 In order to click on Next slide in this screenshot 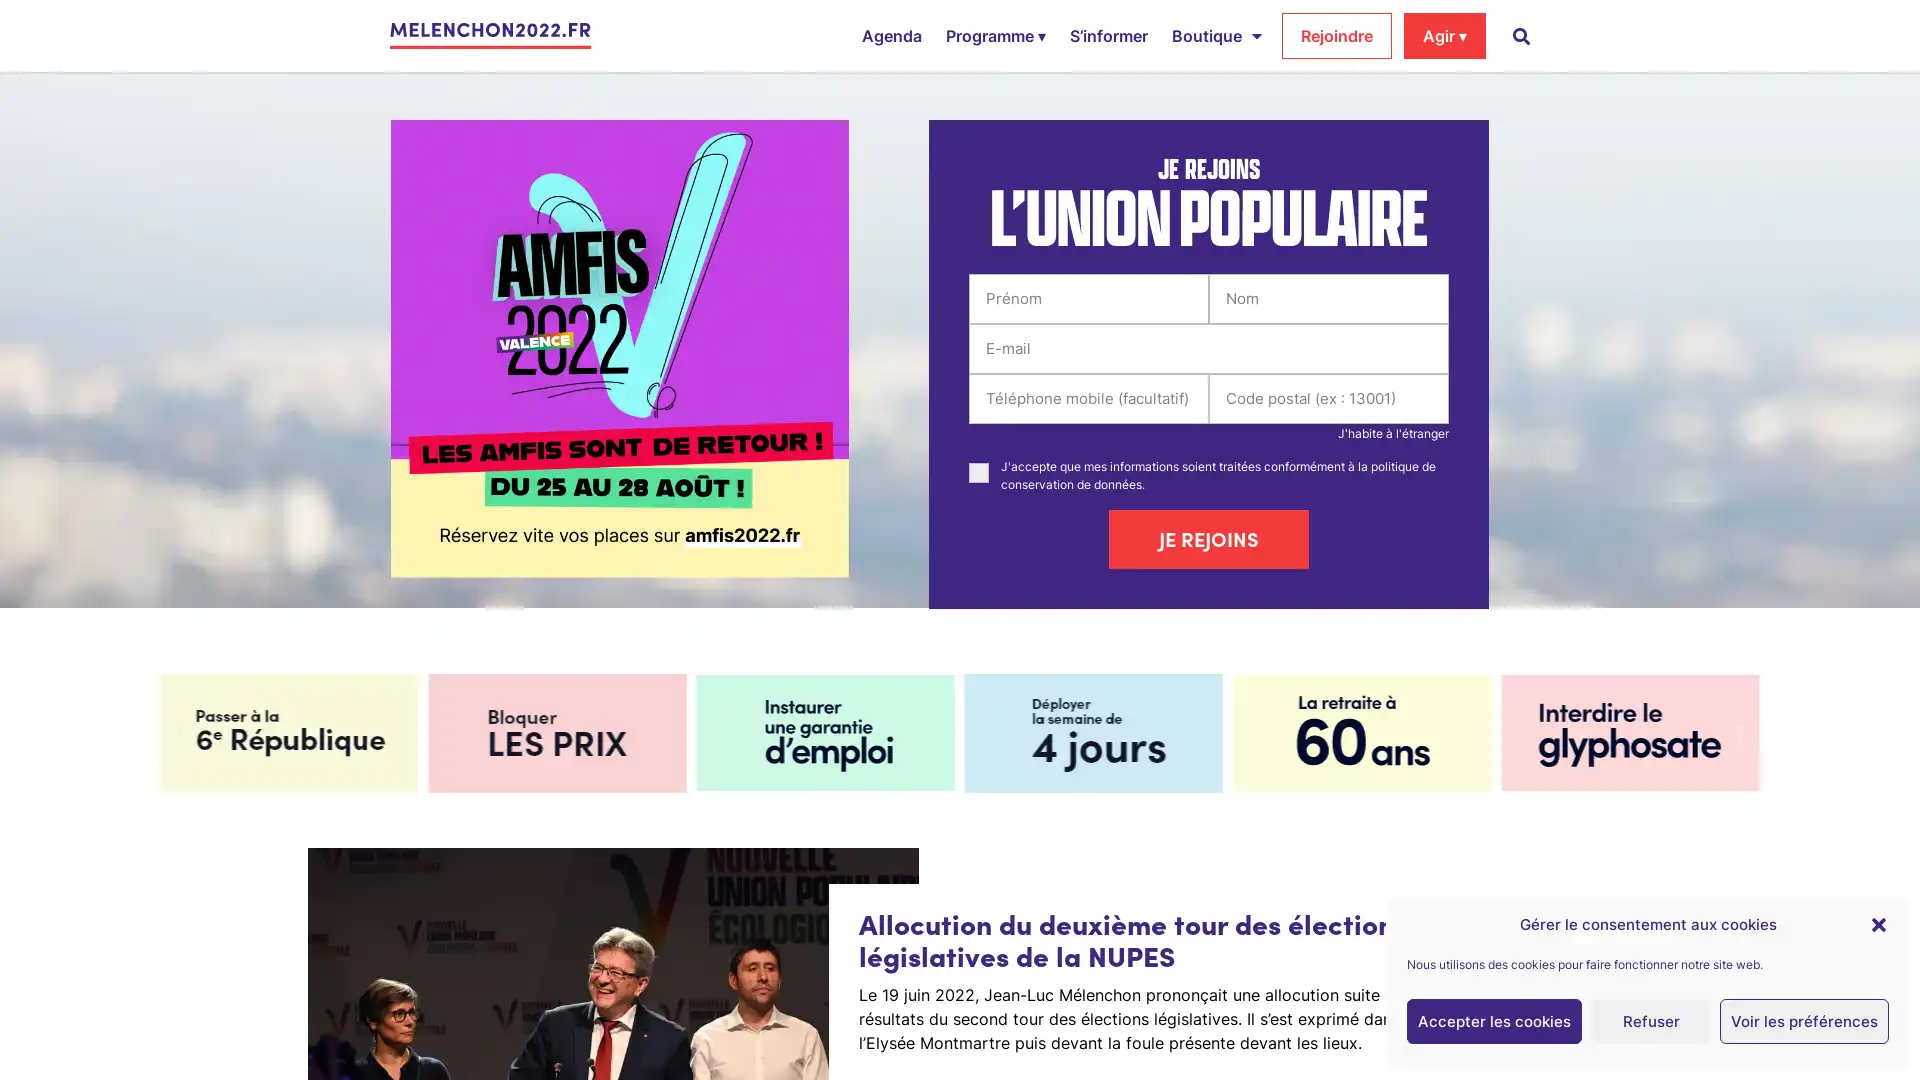, I will do `click(1738, 732)`.